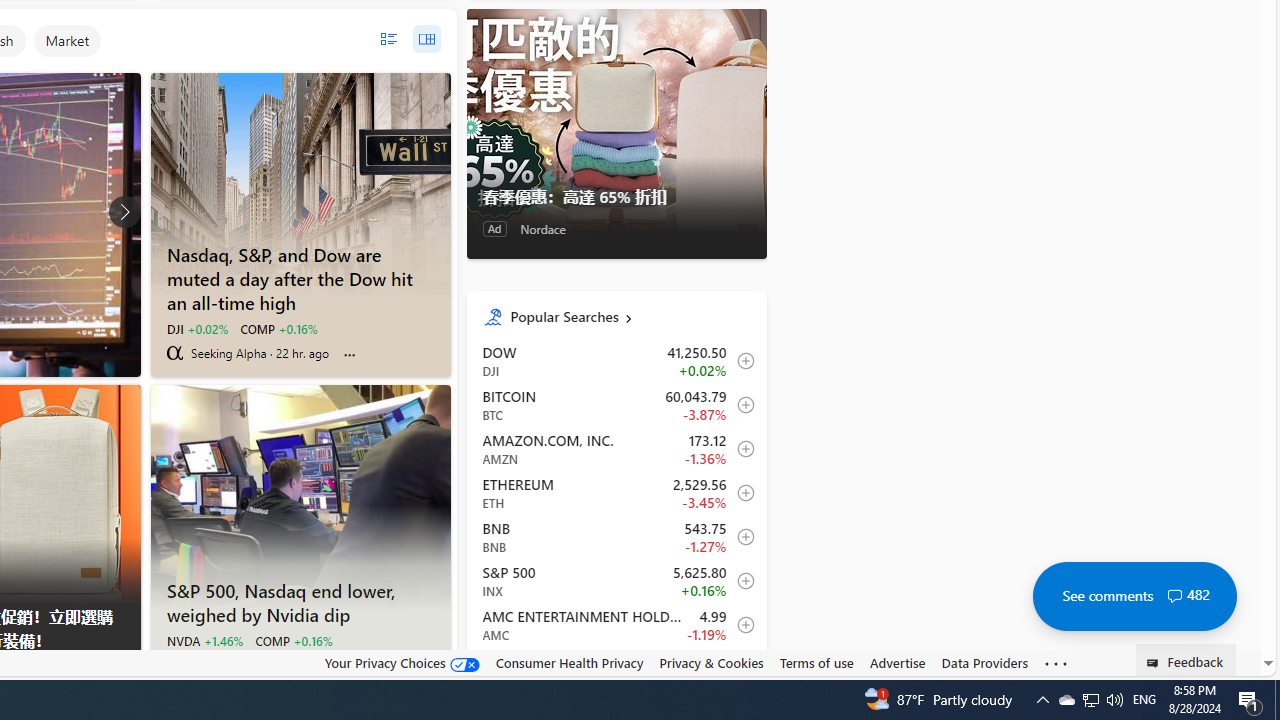 Image resolution: width=1280 pixels, height=720 pixels. I want to click on 'Terms of use', so click(816, 662).